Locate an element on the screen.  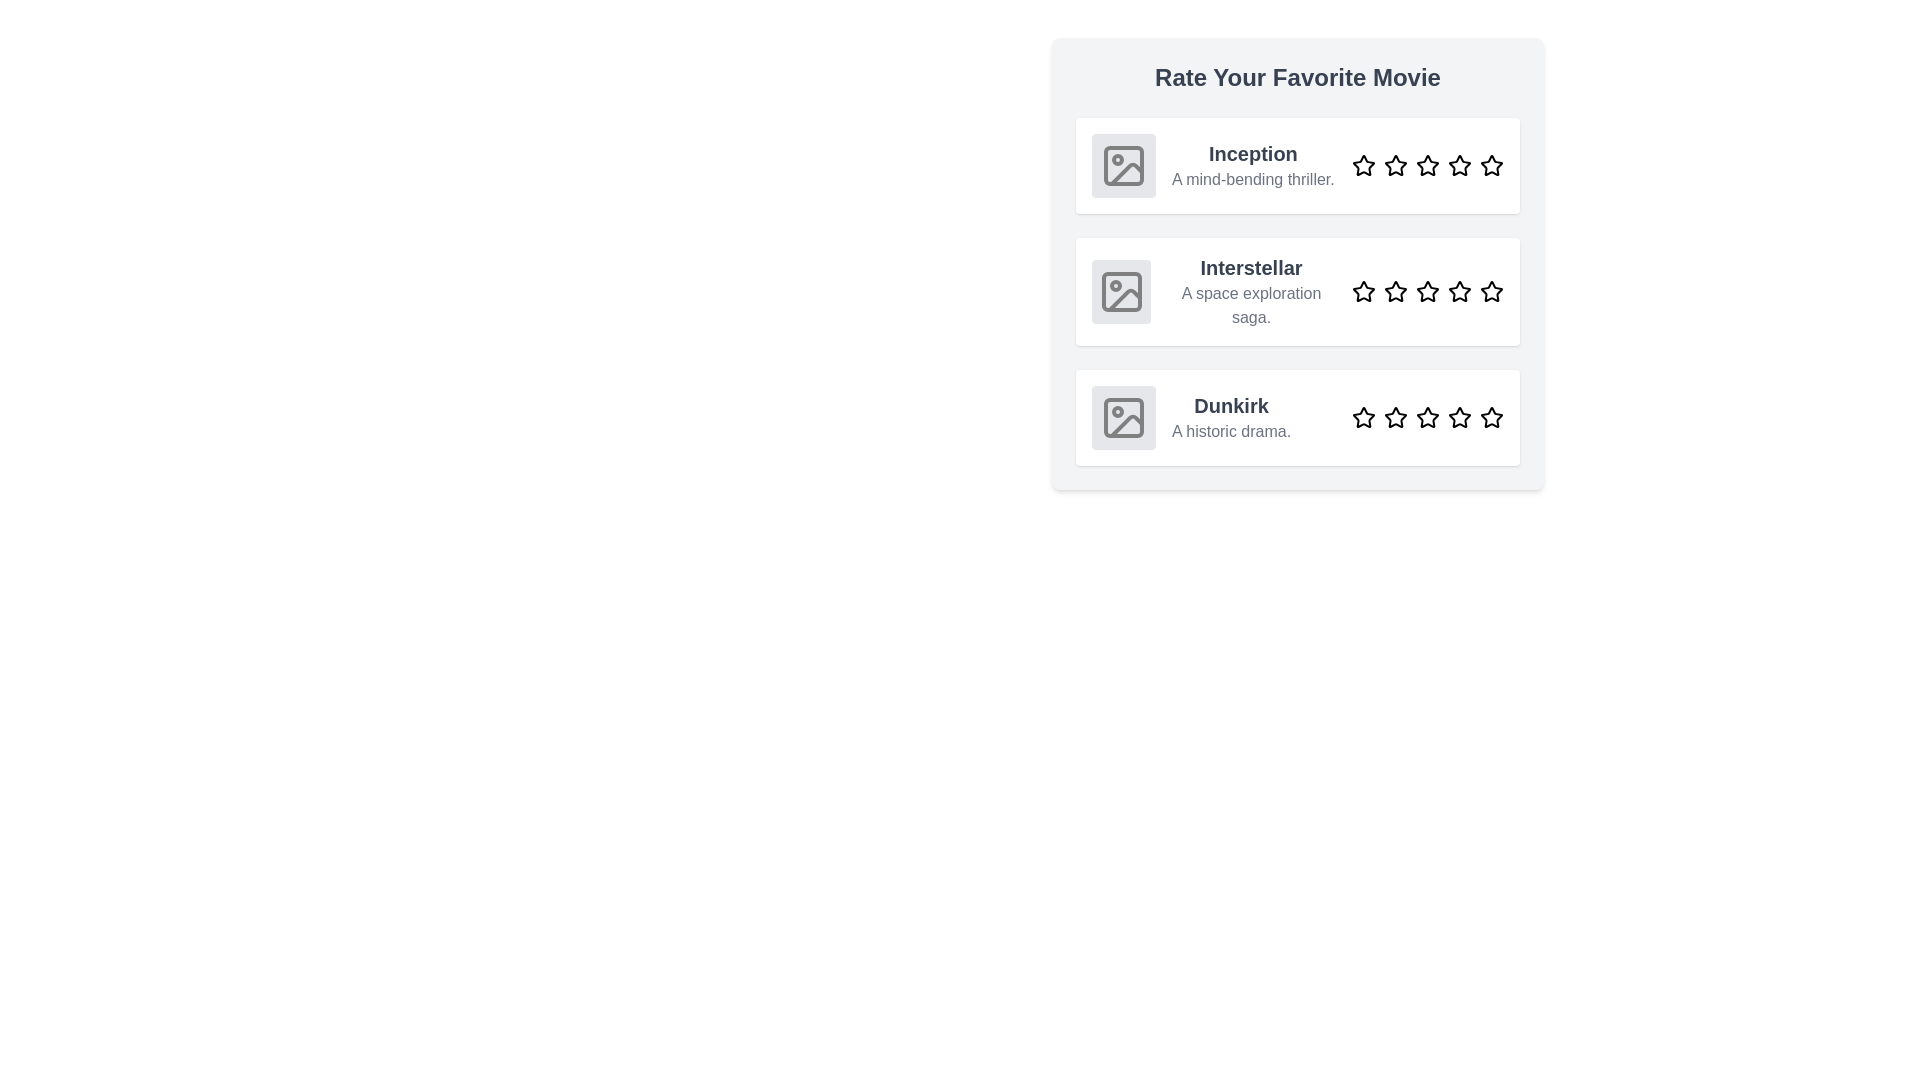
the bold, dark gray text label 'Inception' that is prominently displayed at the top of the movie titles list is located at coordinates (1252, 153).